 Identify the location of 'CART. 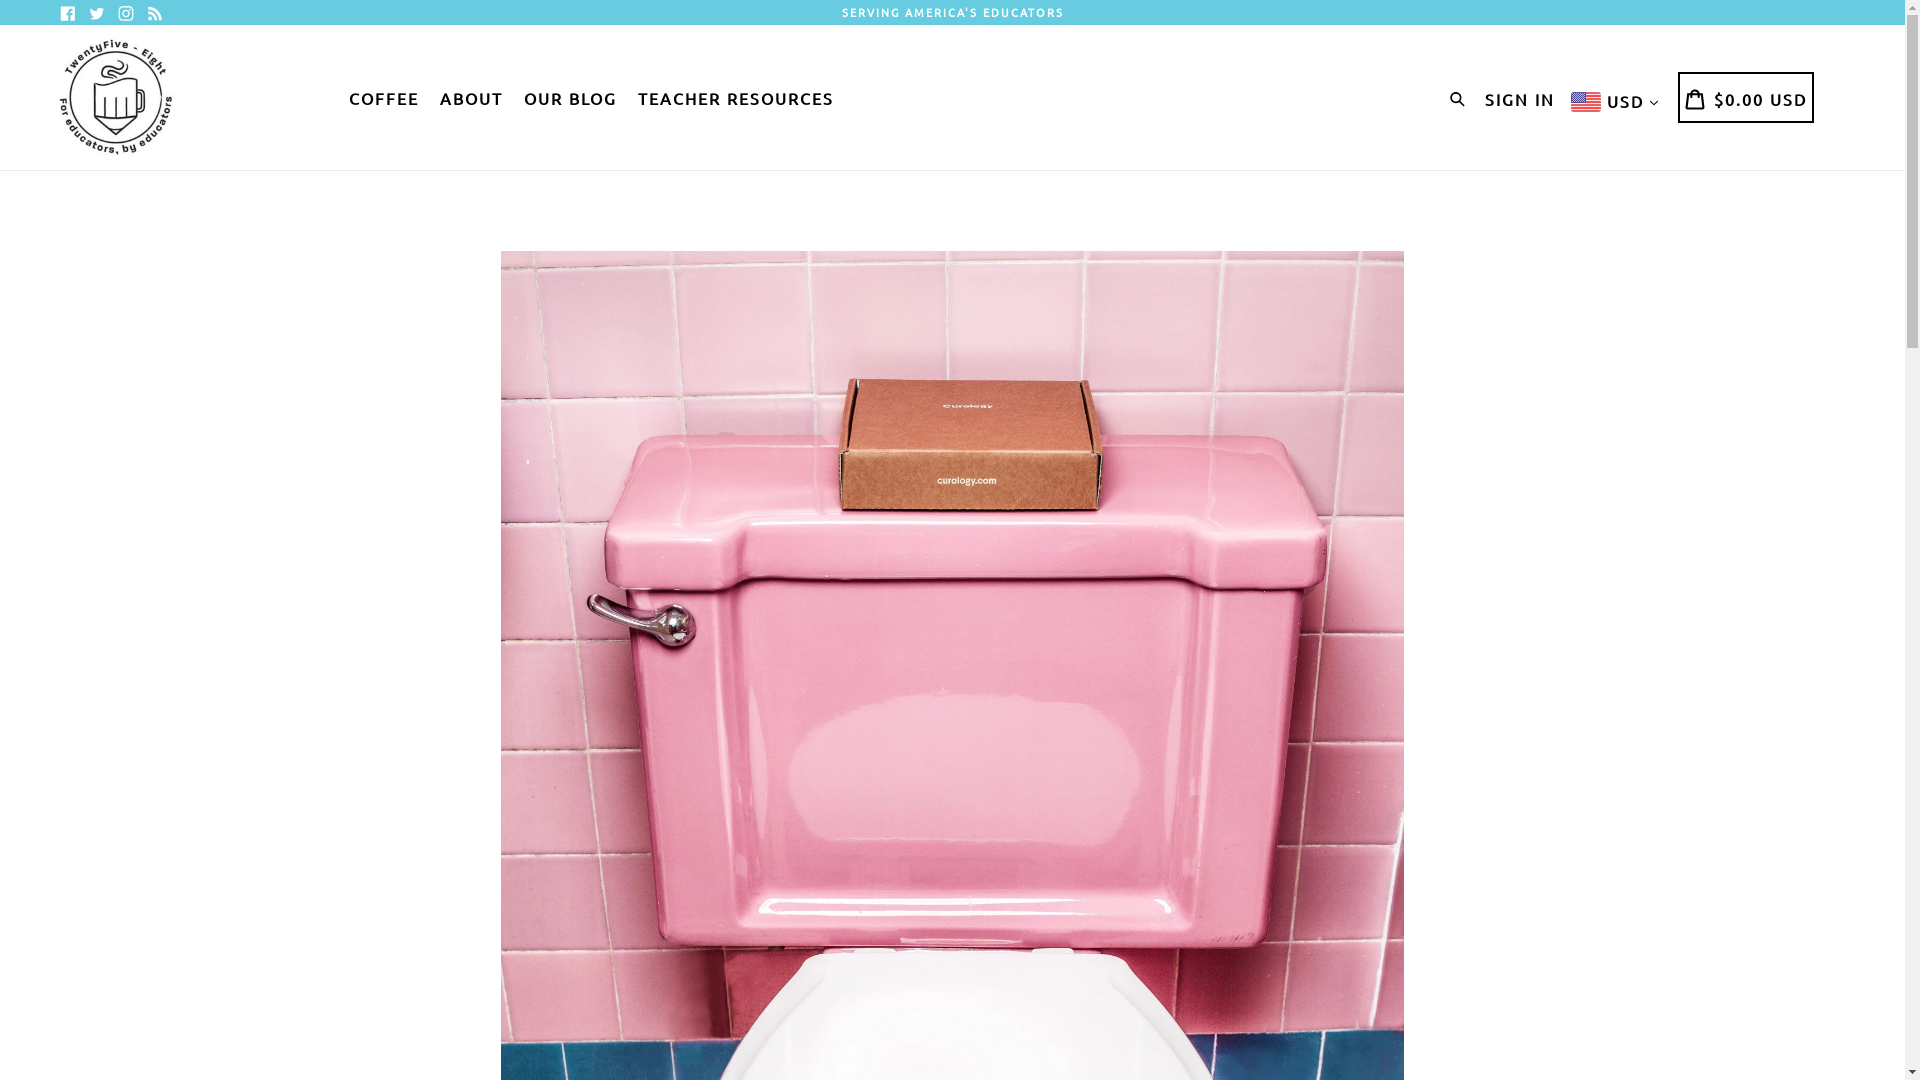
(1745, 97).